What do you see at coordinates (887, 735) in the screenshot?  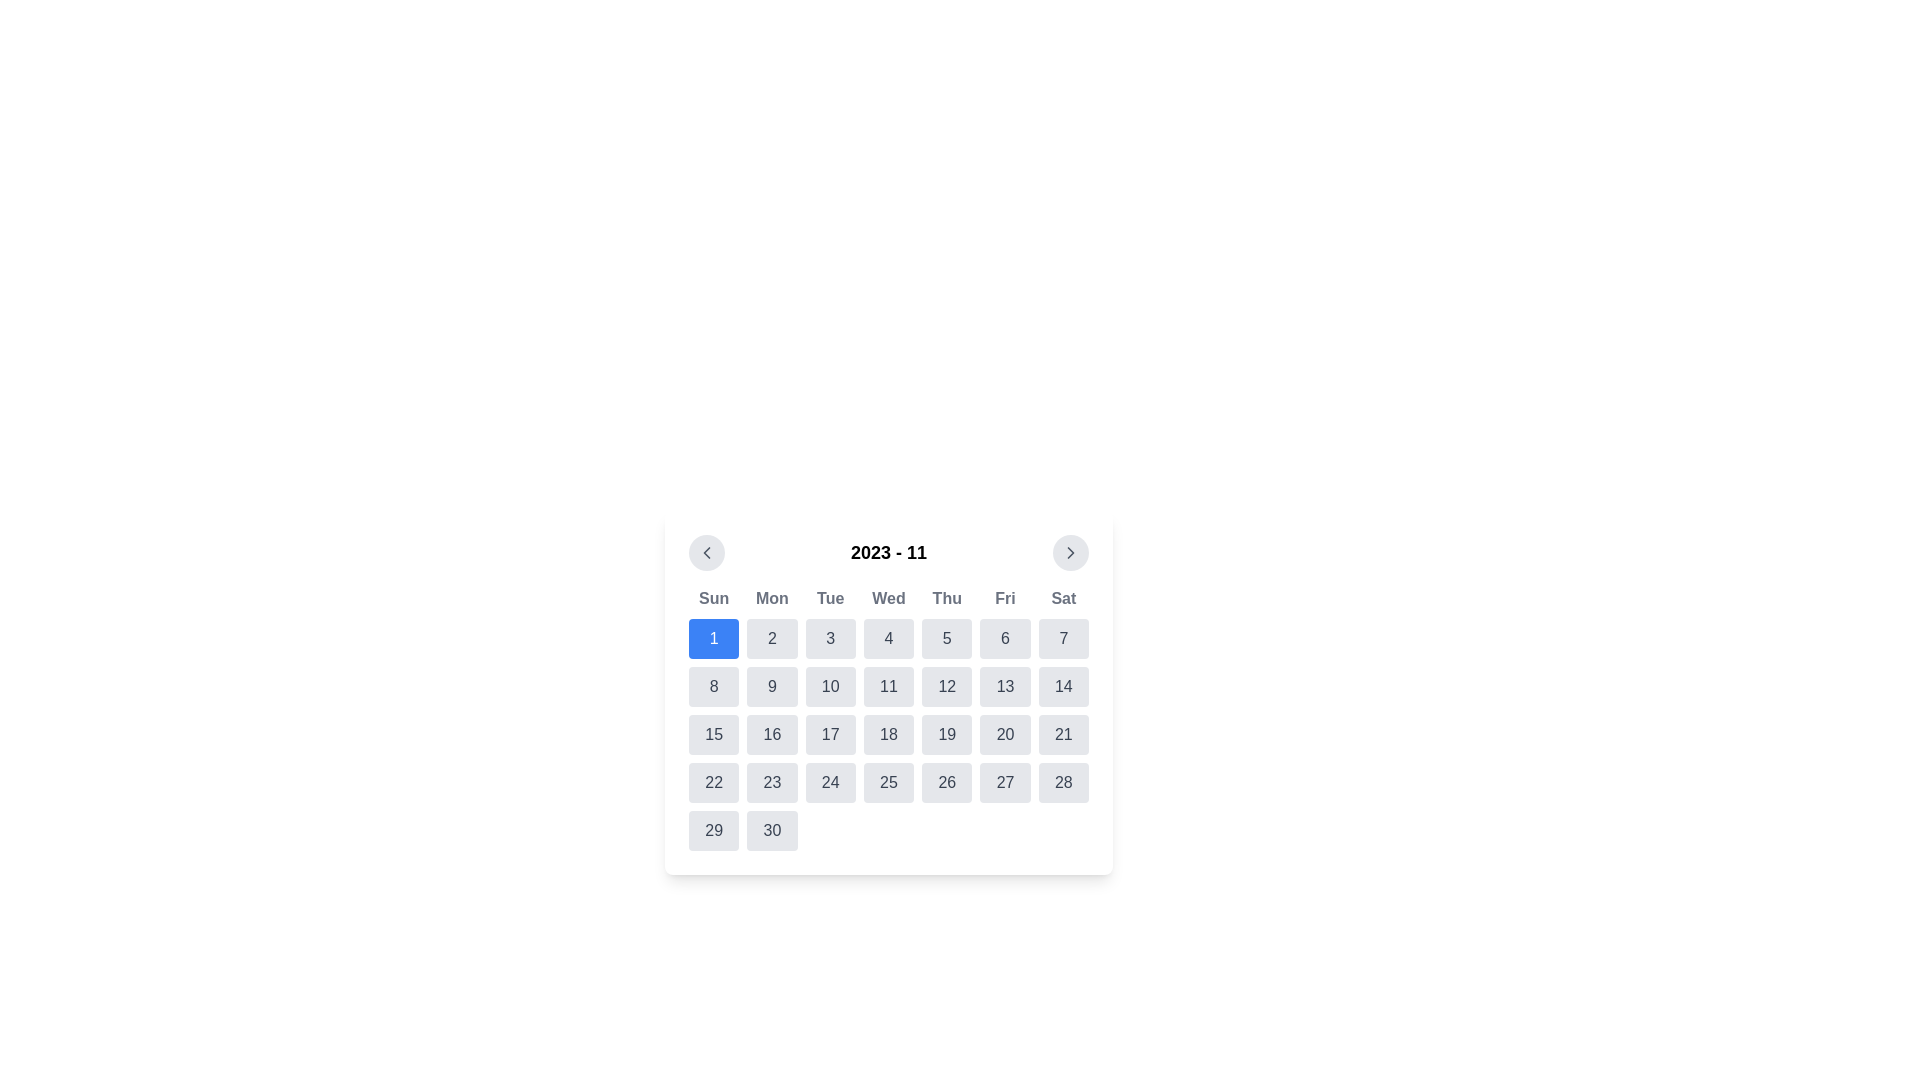 I see `the date selection button for the 18th date in the calendar grid layout` at bounding box center [887, 735].